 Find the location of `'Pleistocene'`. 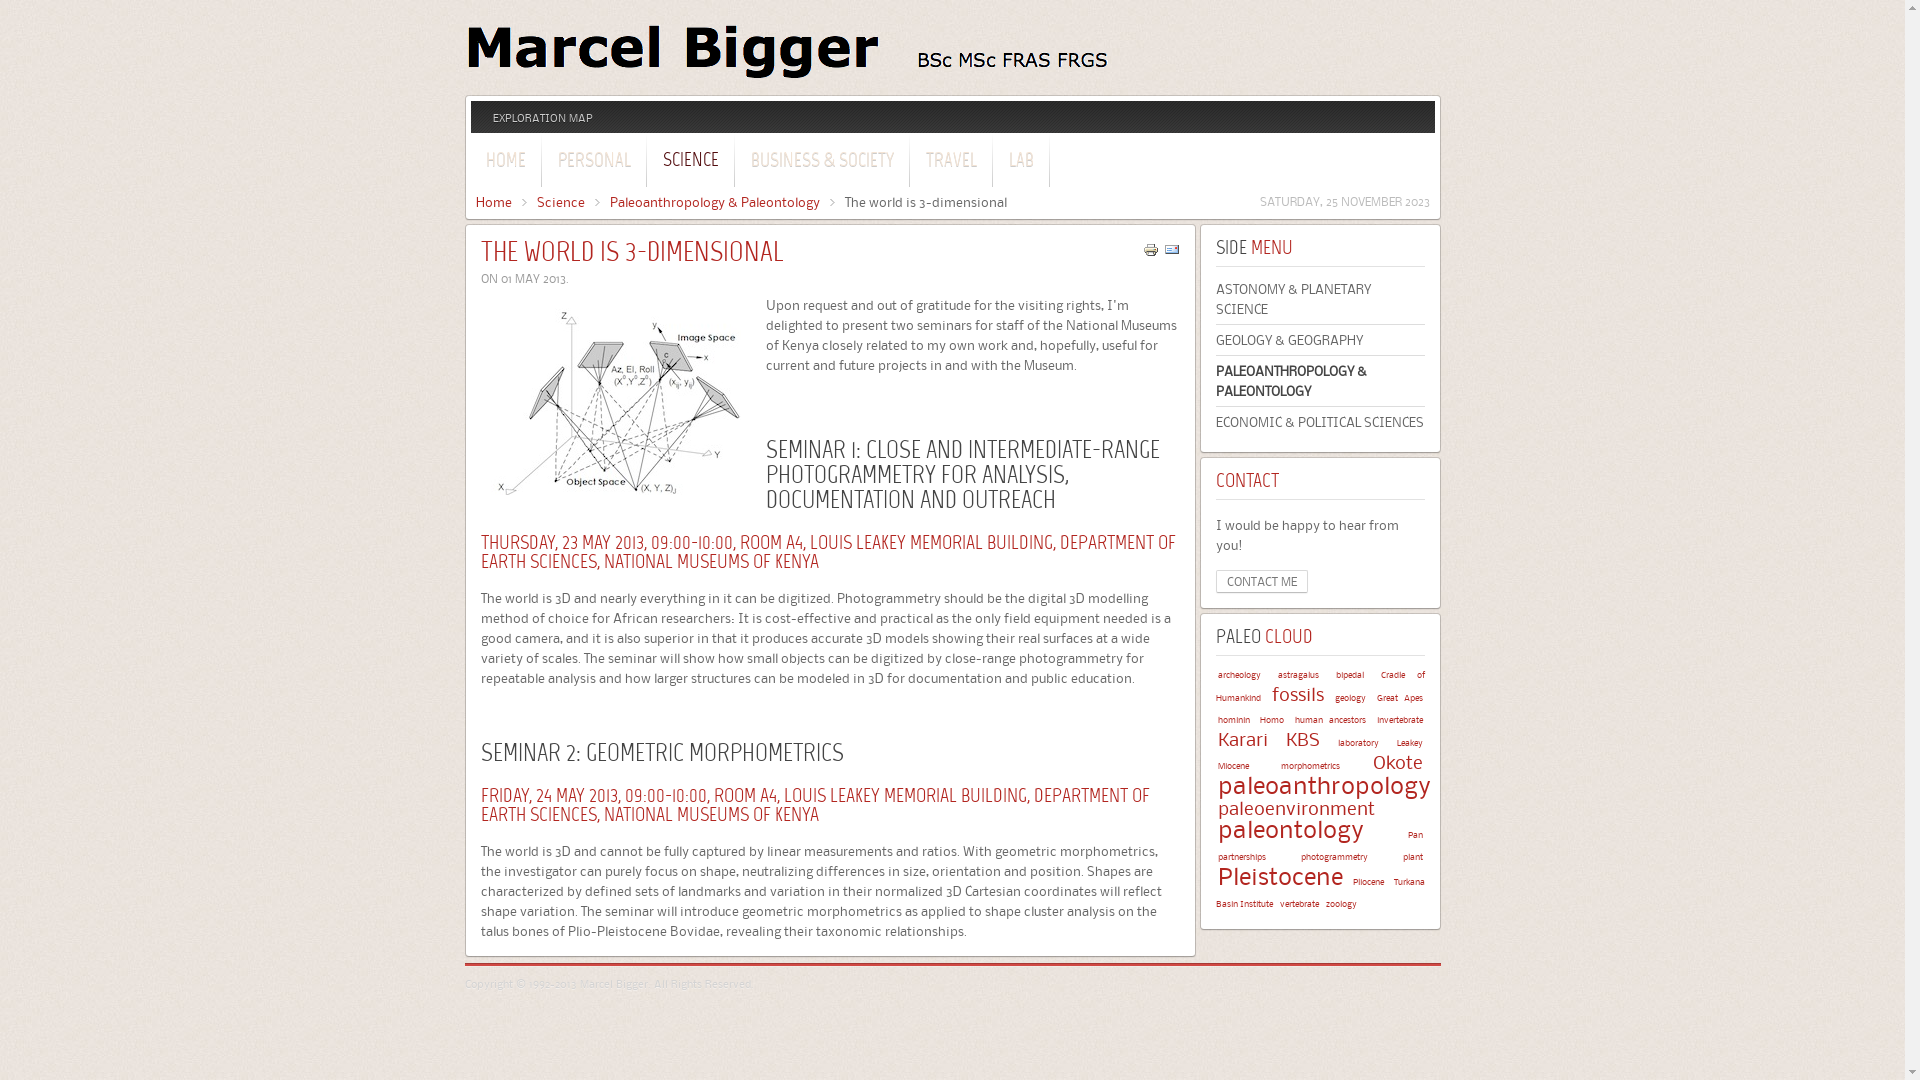

'Pleistocene' is located at coordinates (1280, 875).